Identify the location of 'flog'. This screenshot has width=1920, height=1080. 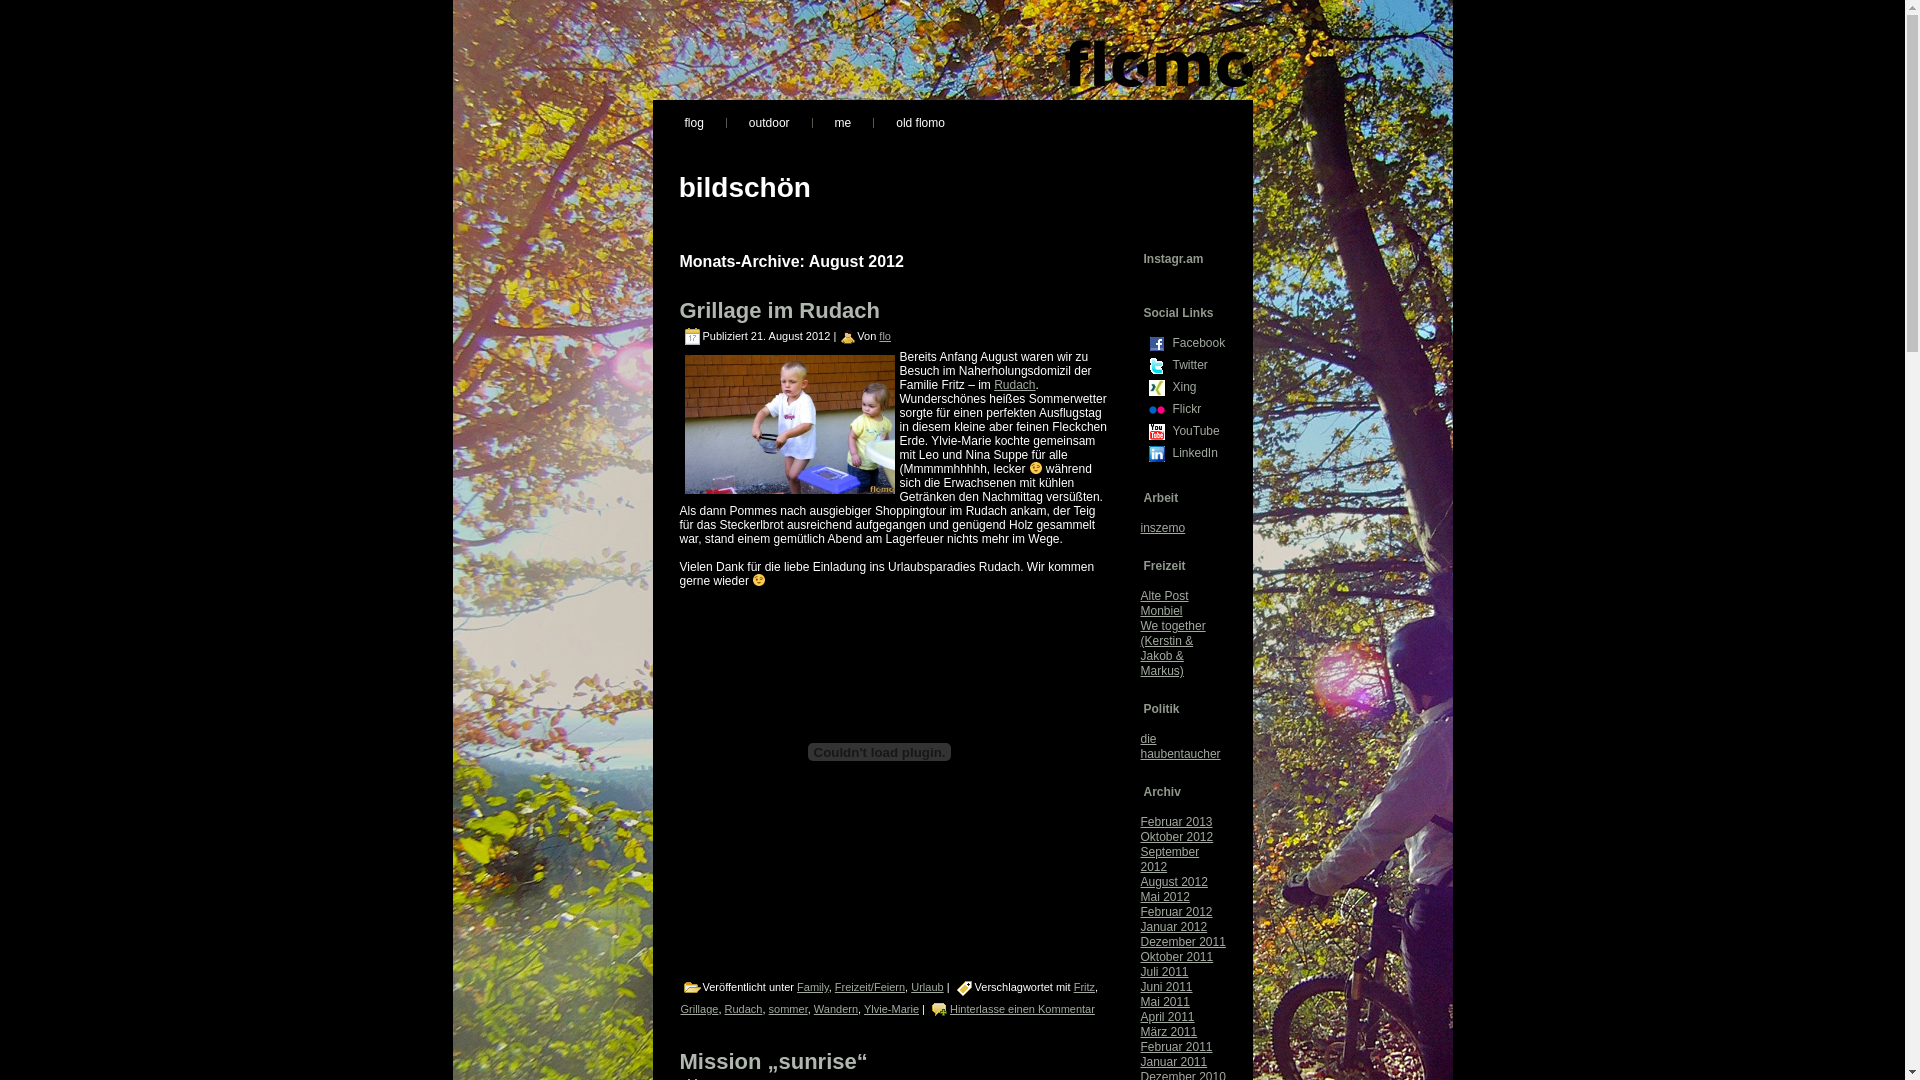
(662, 123).